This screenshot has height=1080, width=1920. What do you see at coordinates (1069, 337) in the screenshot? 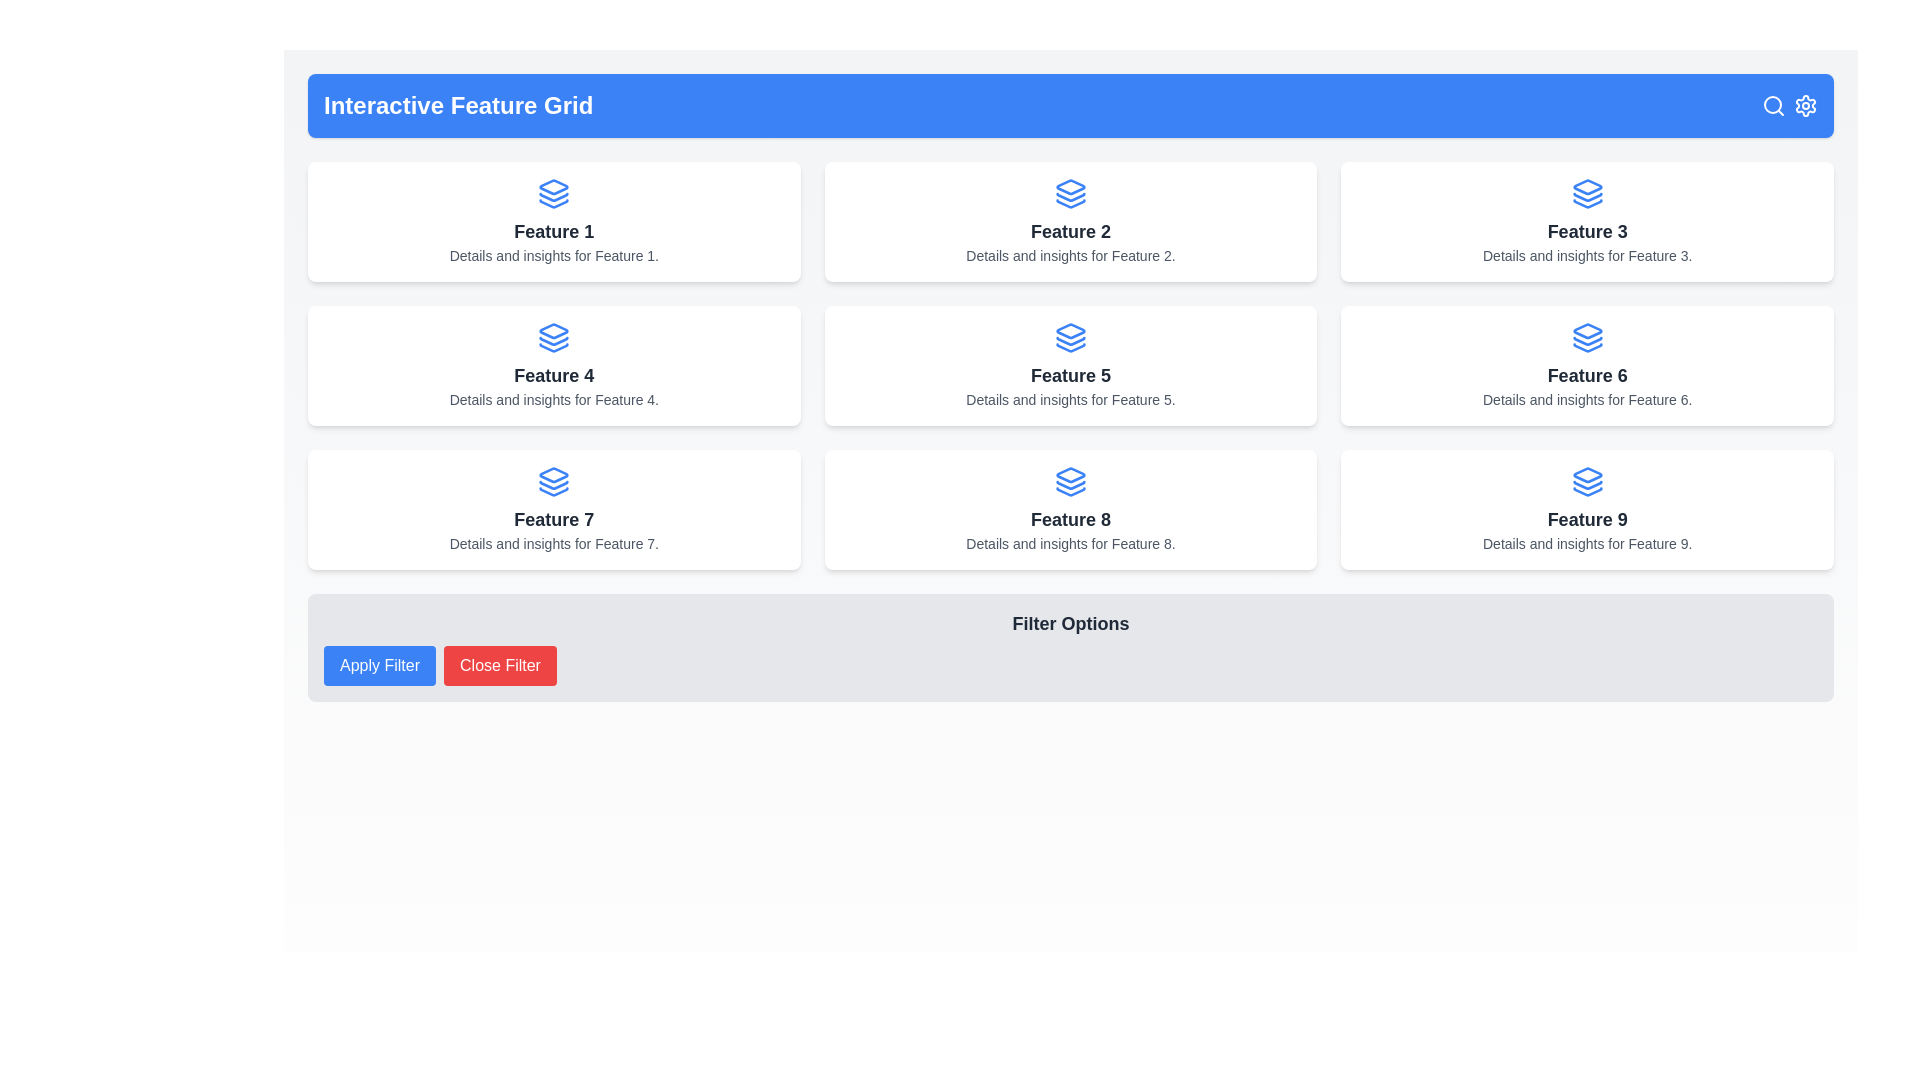
I see `the blue icon styled as a stack of layers located above the bold text labeled 'Feature 5'` at bounding box center [1069, 337].